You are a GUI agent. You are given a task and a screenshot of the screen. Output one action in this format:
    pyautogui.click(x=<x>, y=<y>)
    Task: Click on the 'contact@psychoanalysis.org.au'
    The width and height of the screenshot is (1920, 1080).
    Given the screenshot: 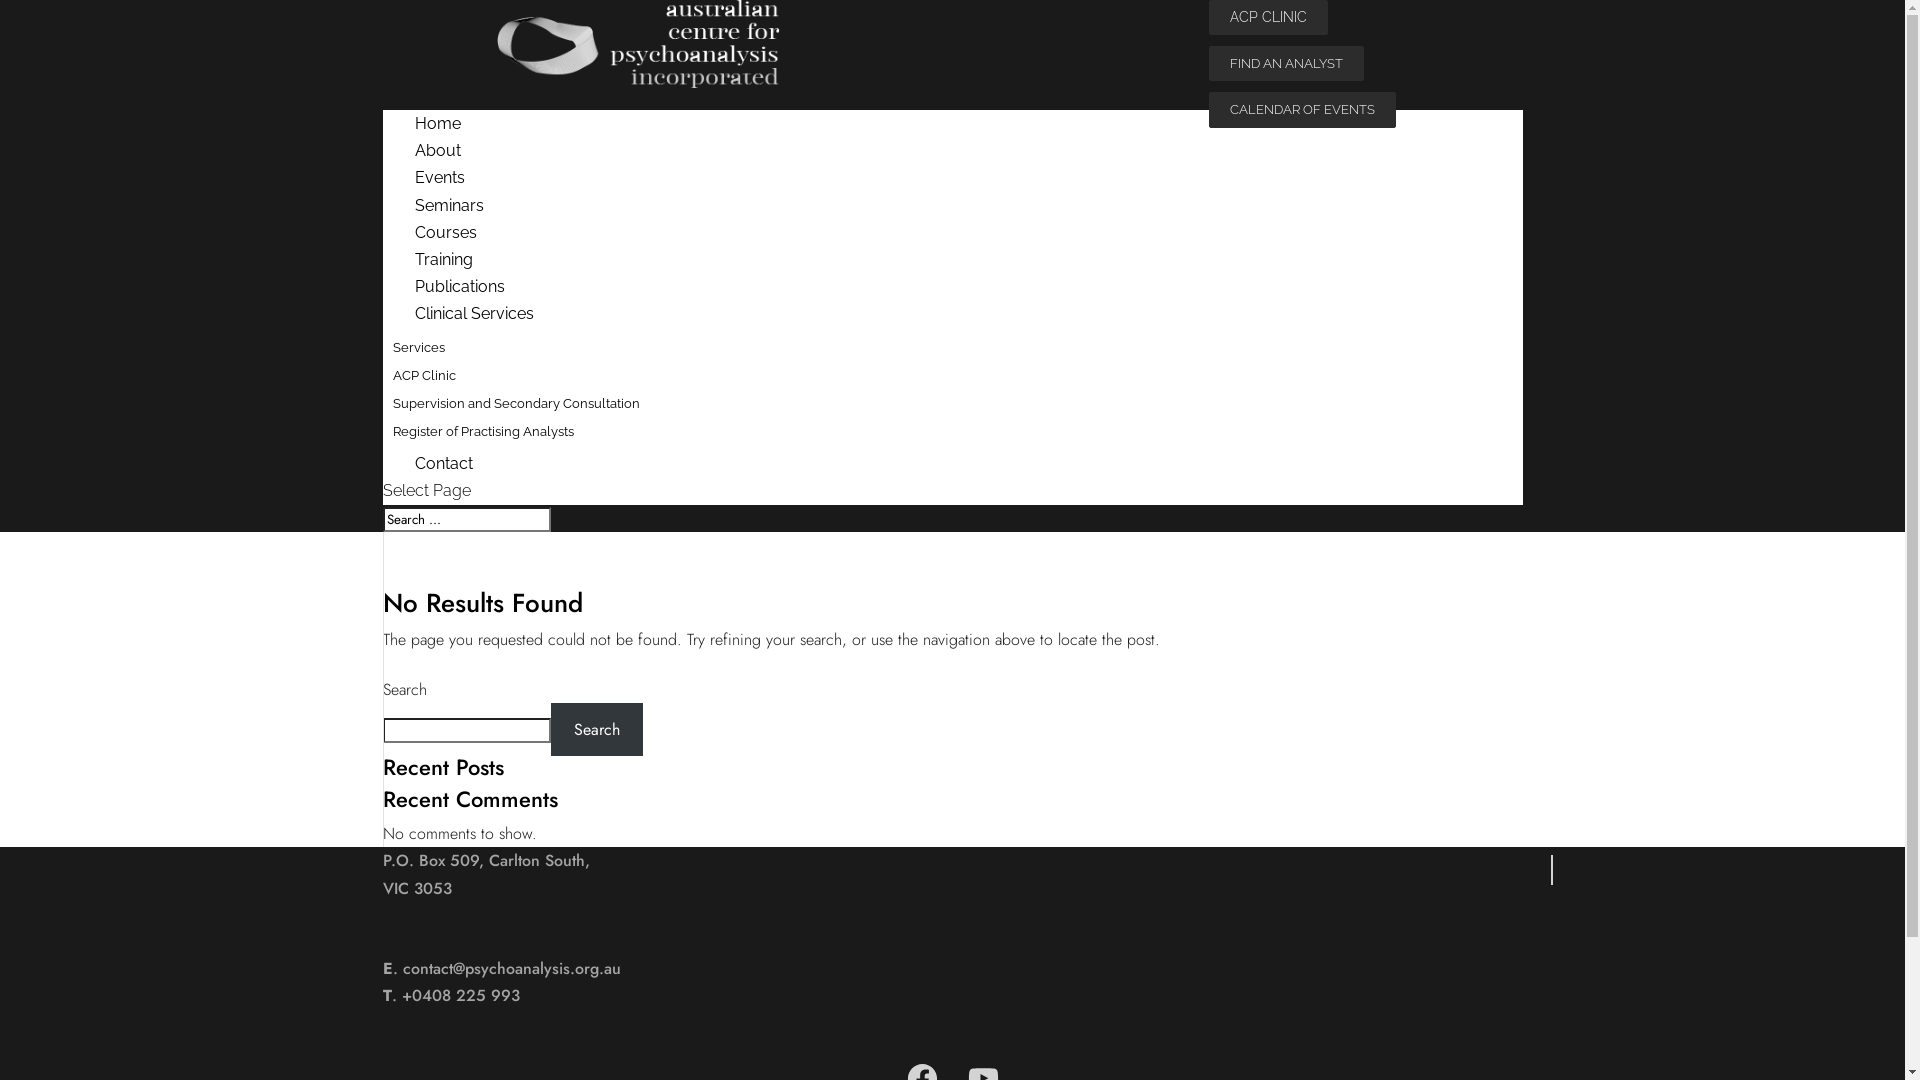 What is the action you would take?
    pyautogui.click(x=510, y=967)
    